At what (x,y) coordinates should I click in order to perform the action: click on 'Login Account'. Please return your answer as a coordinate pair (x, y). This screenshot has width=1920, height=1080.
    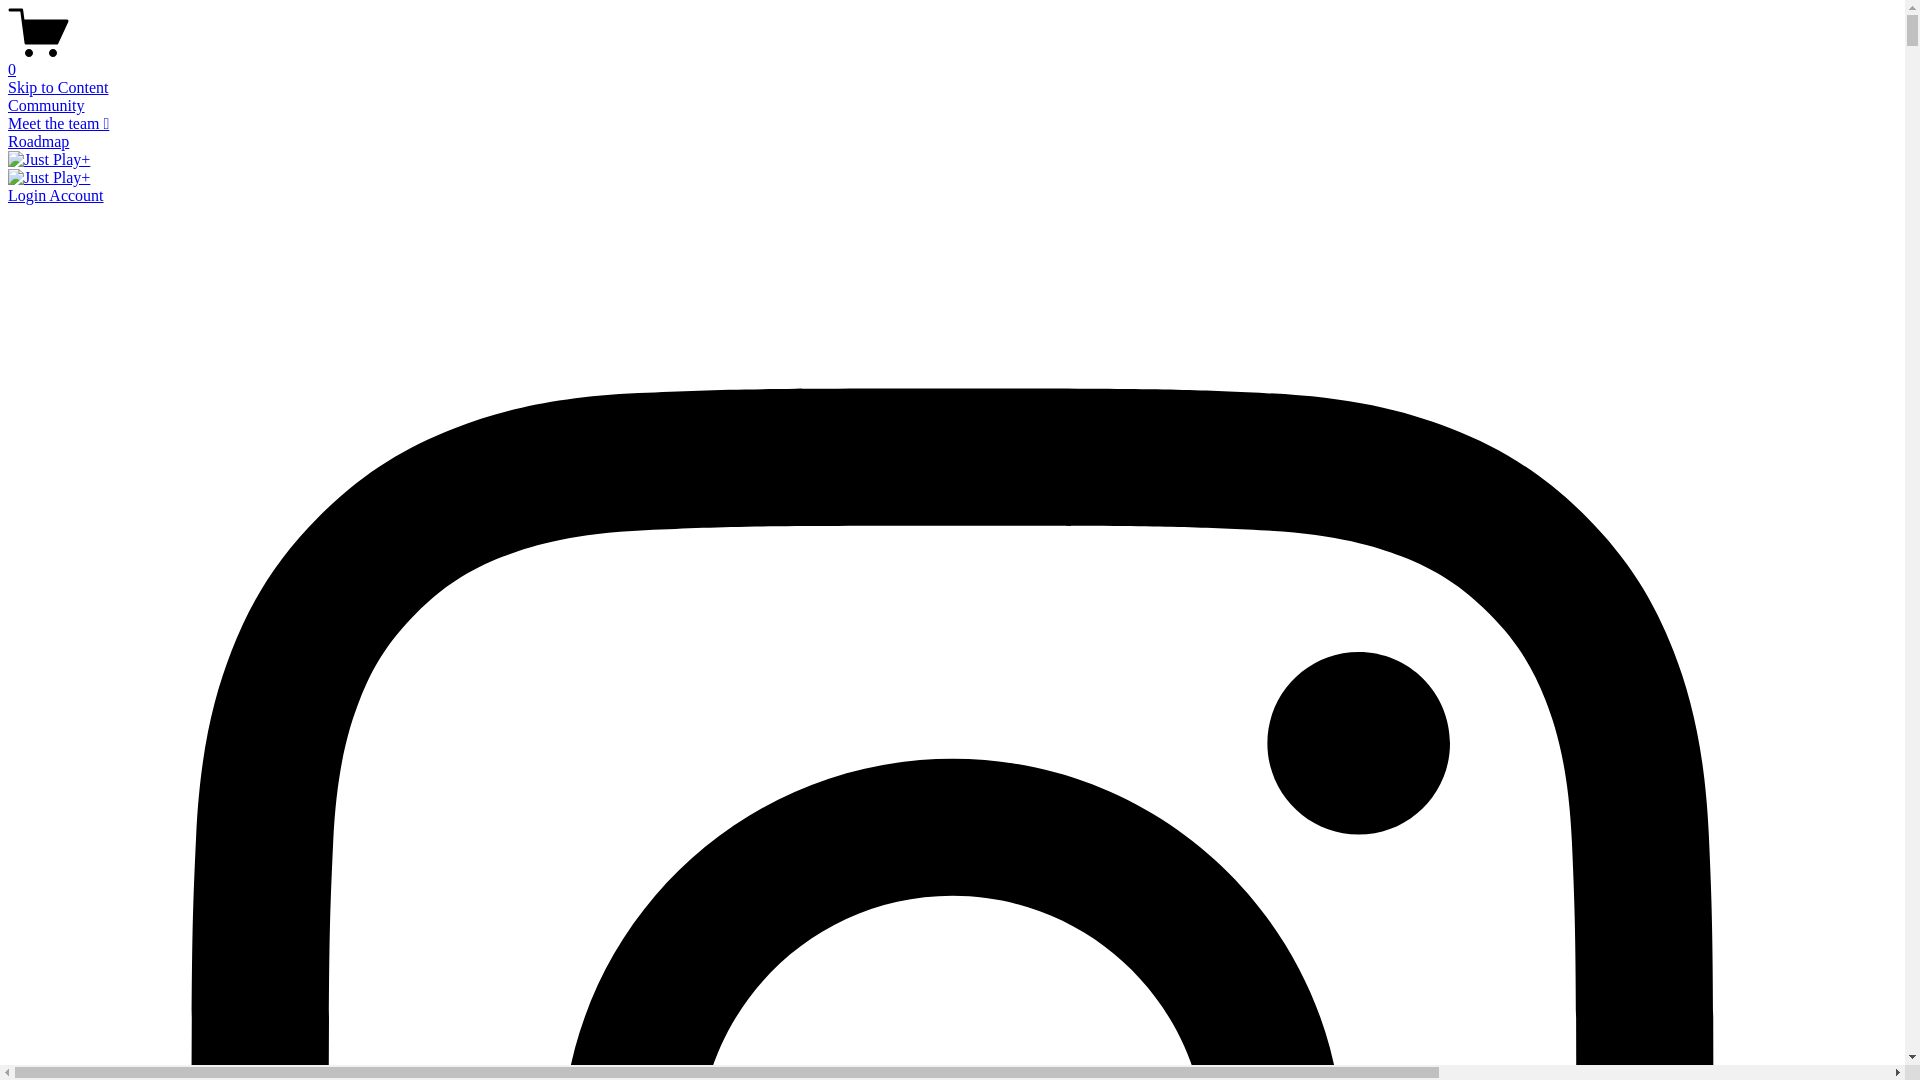
    Looking at the image, I should click on (56, 195).